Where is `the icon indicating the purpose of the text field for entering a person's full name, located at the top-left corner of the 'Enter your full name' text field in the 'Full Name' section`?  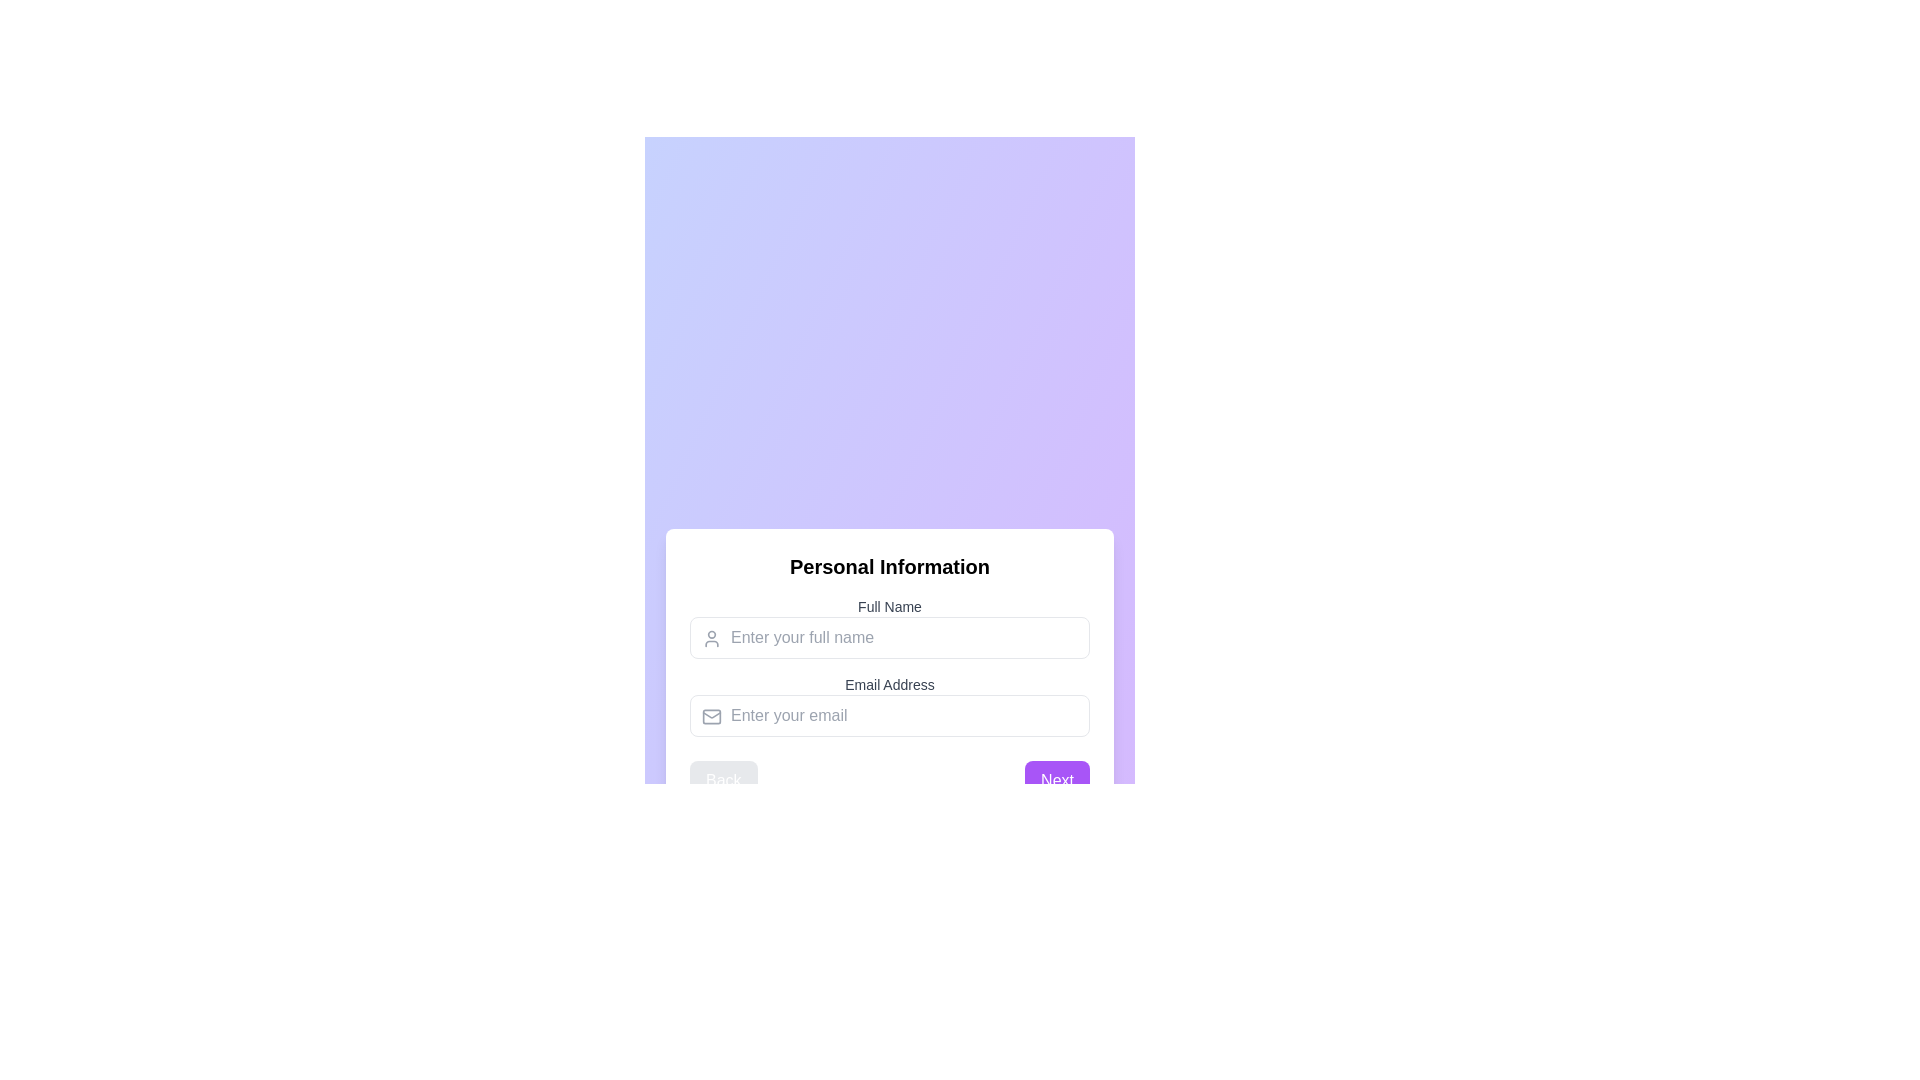
the icon indicating the purpose of the text field for entering a person's full name, located at the top-left corner of the 'Enter your full name' text field in the 'Full Name' section is located at coordinates (711, 639).